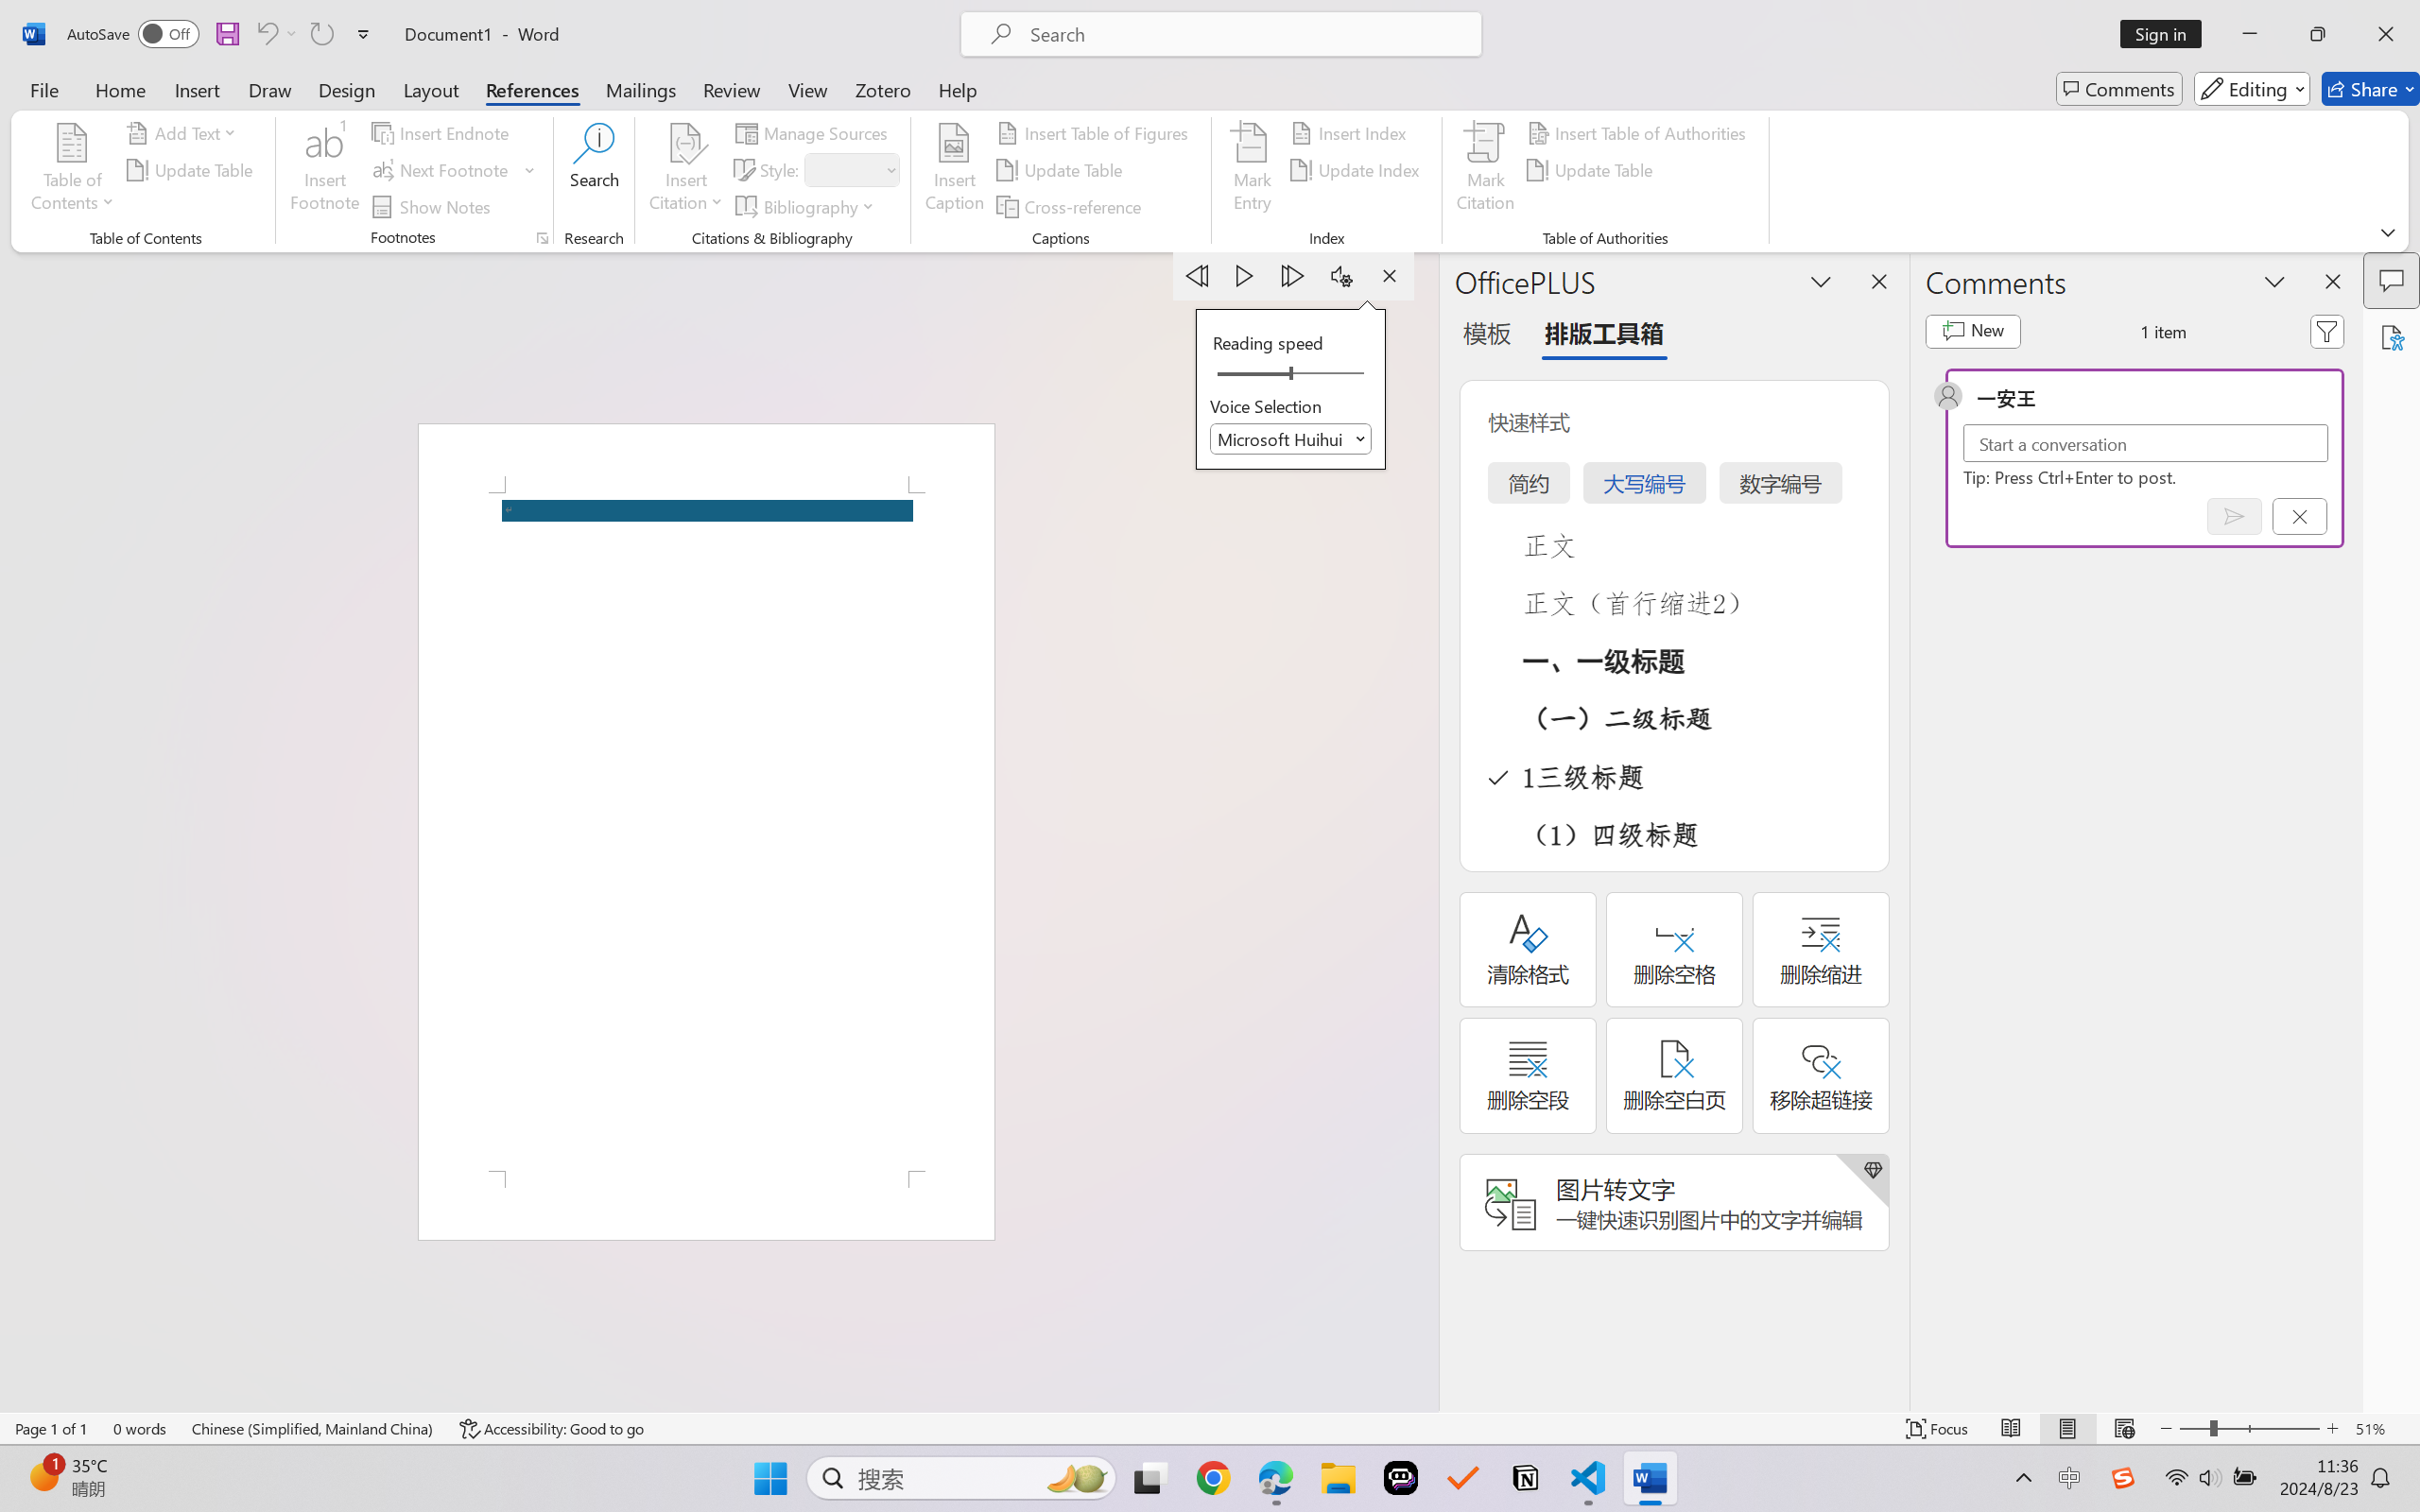  Describe the element at coordinates (2253, 88) in the screenshot. I see `'Editing'` at that location.